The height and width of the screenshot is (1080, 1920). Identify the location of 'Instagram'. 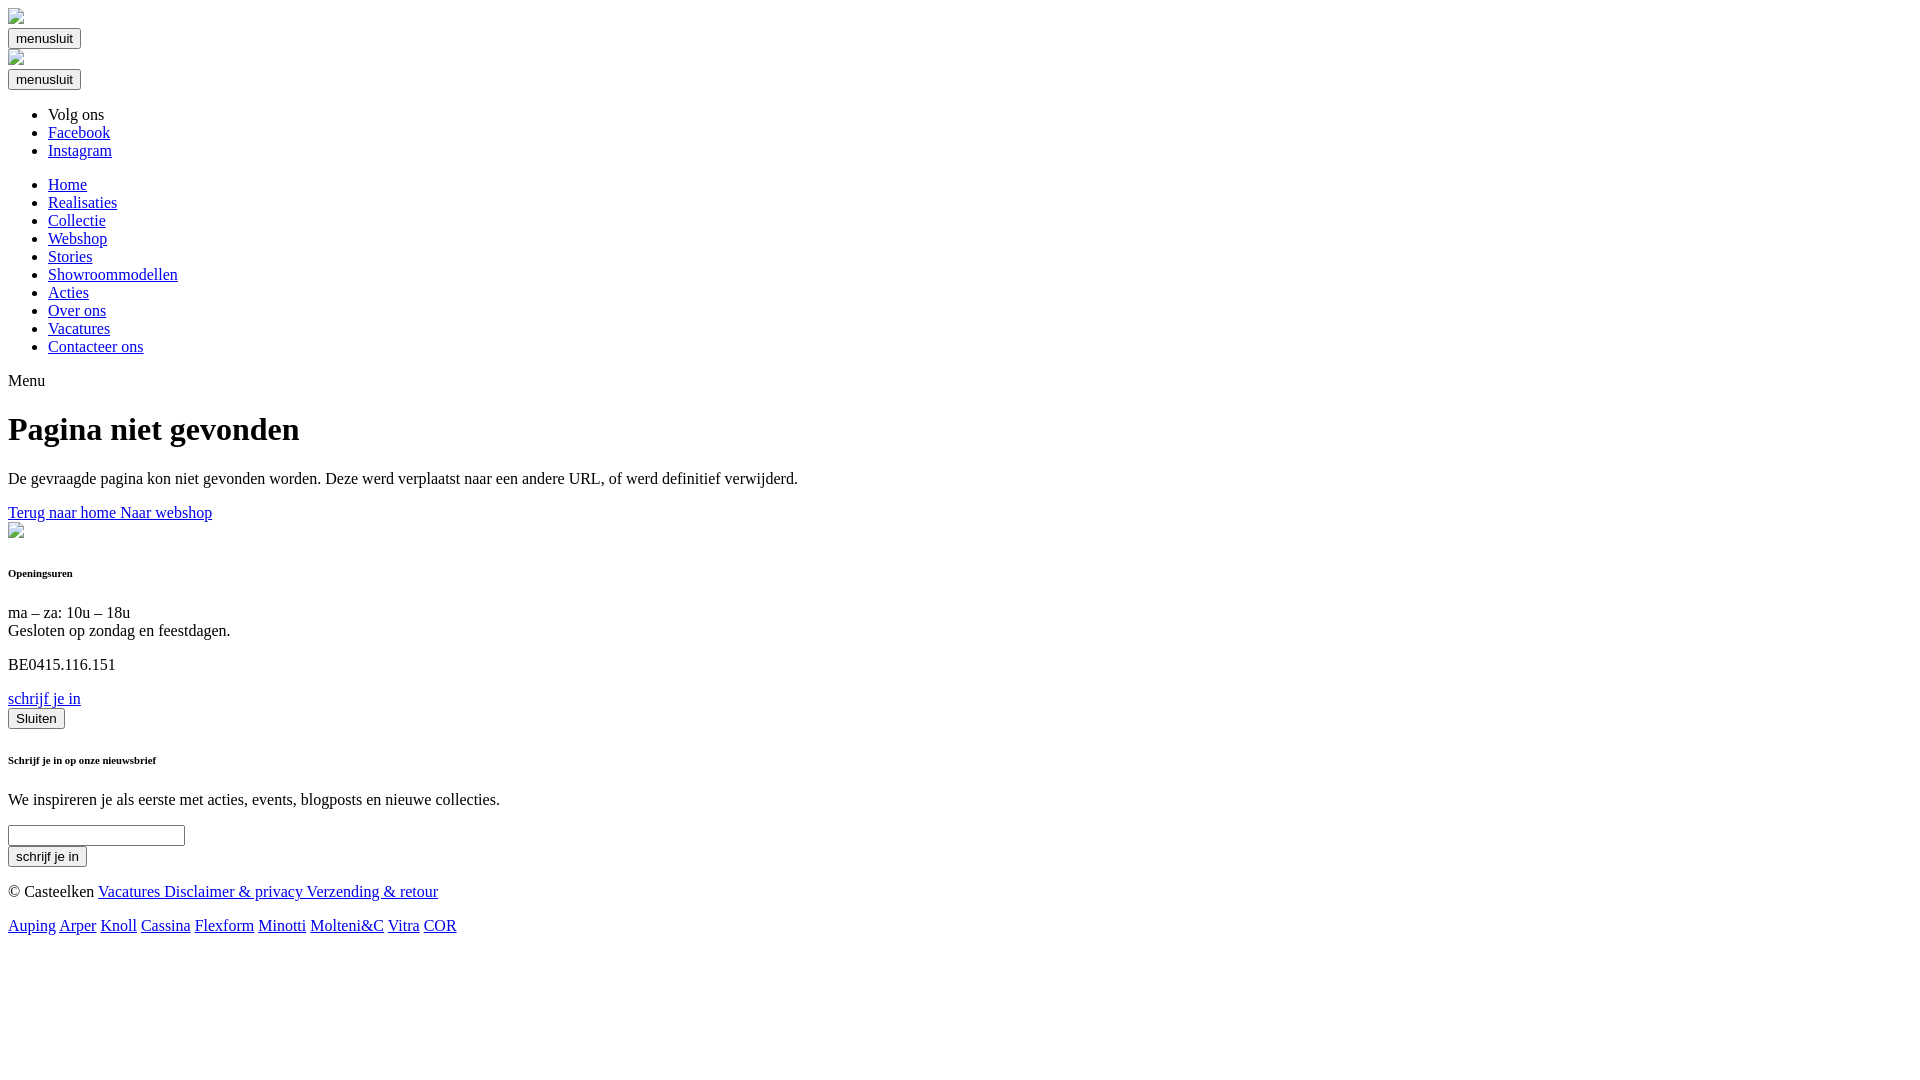
(80, 149).